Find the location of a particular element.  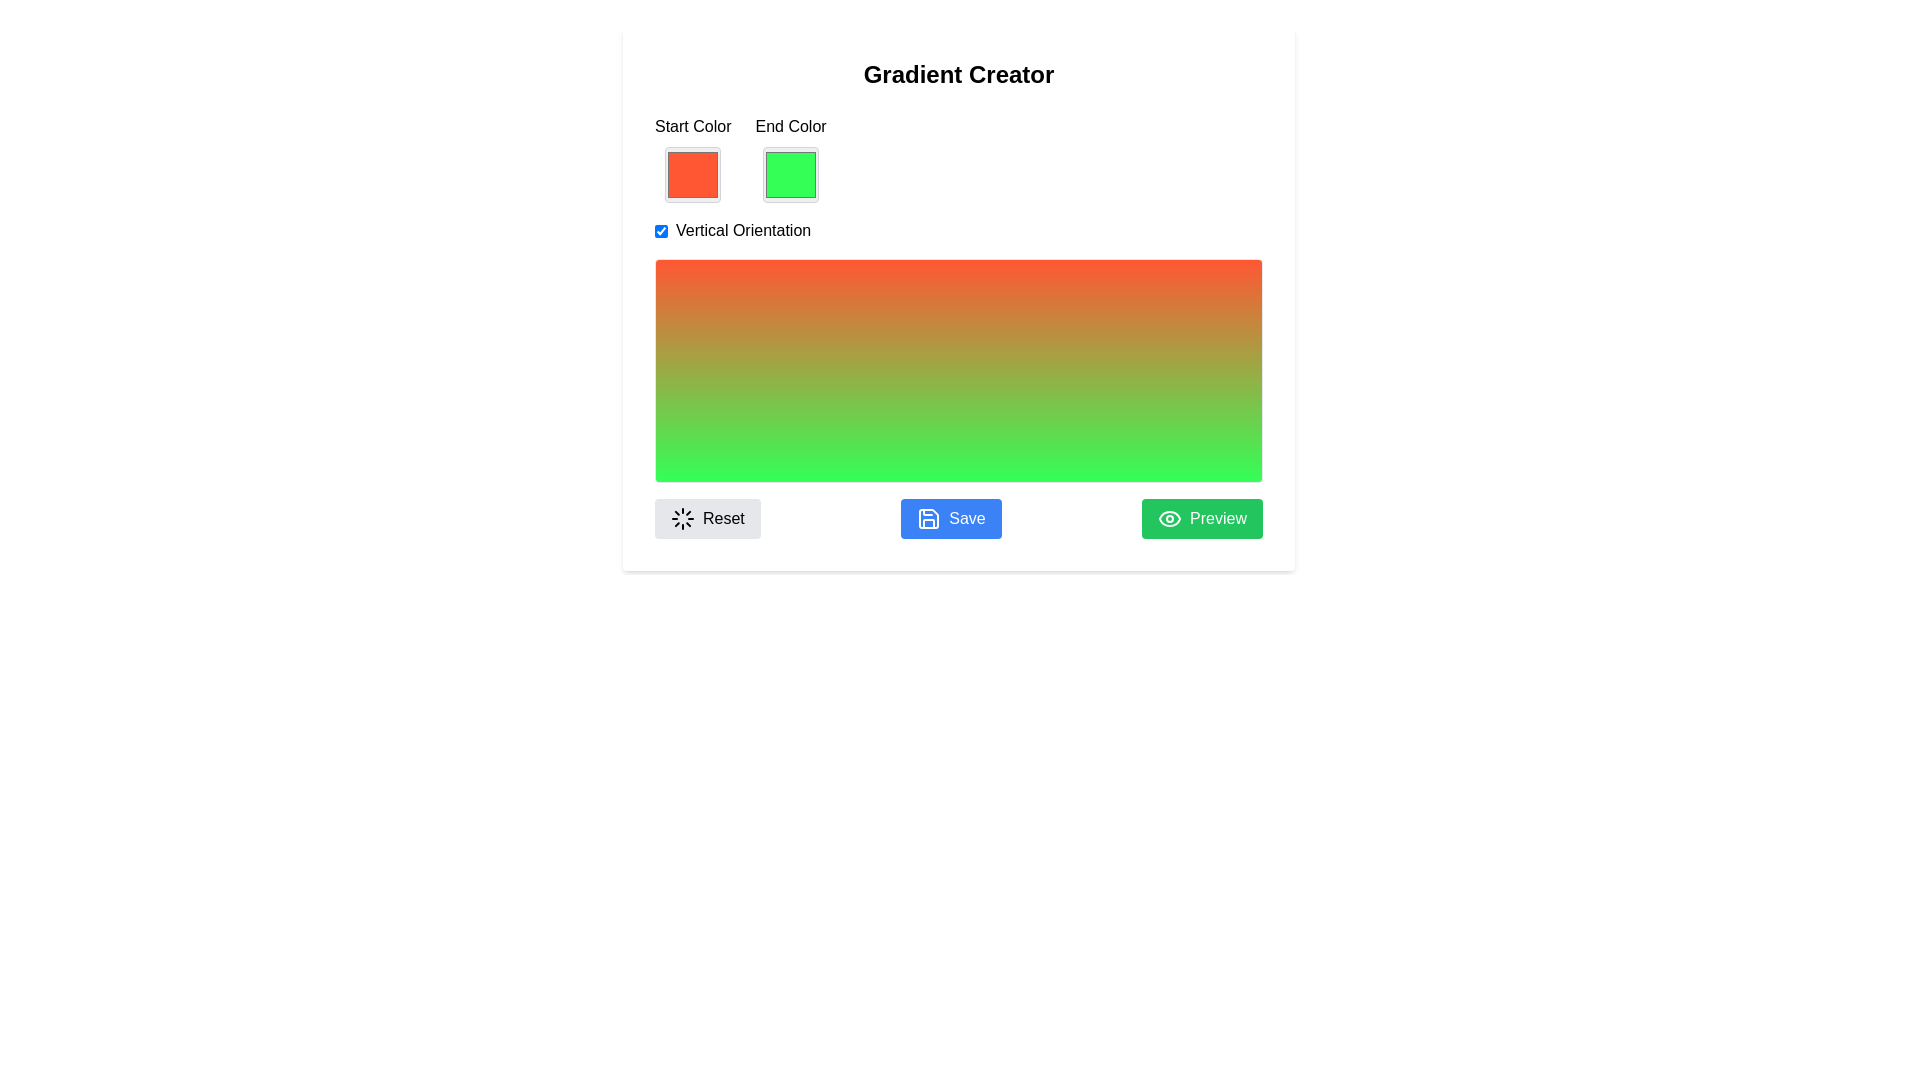

the static visual display that shows a gradient preview based on user-selected values, located below the 'Vertical Orientation' section is located at coordinates (958, 370).